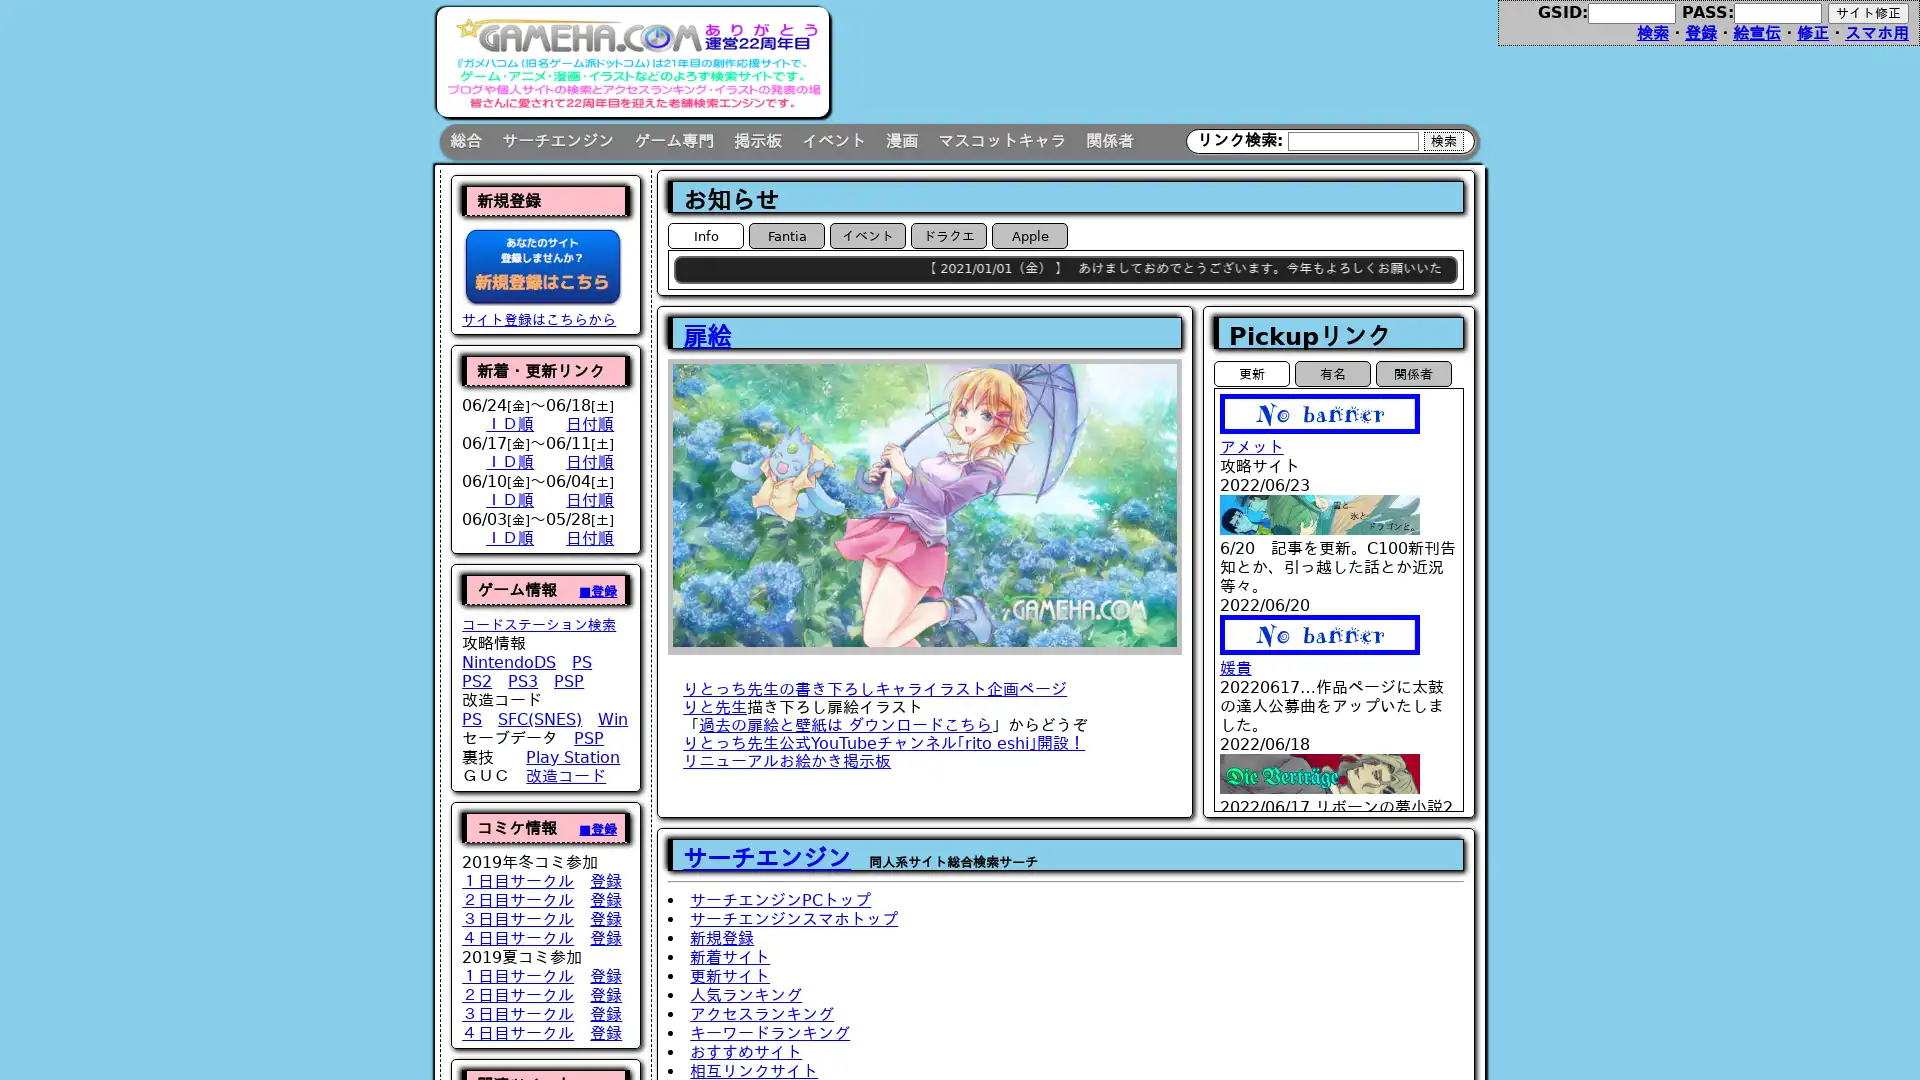  I want to click on Fantia, so click(786, 234).